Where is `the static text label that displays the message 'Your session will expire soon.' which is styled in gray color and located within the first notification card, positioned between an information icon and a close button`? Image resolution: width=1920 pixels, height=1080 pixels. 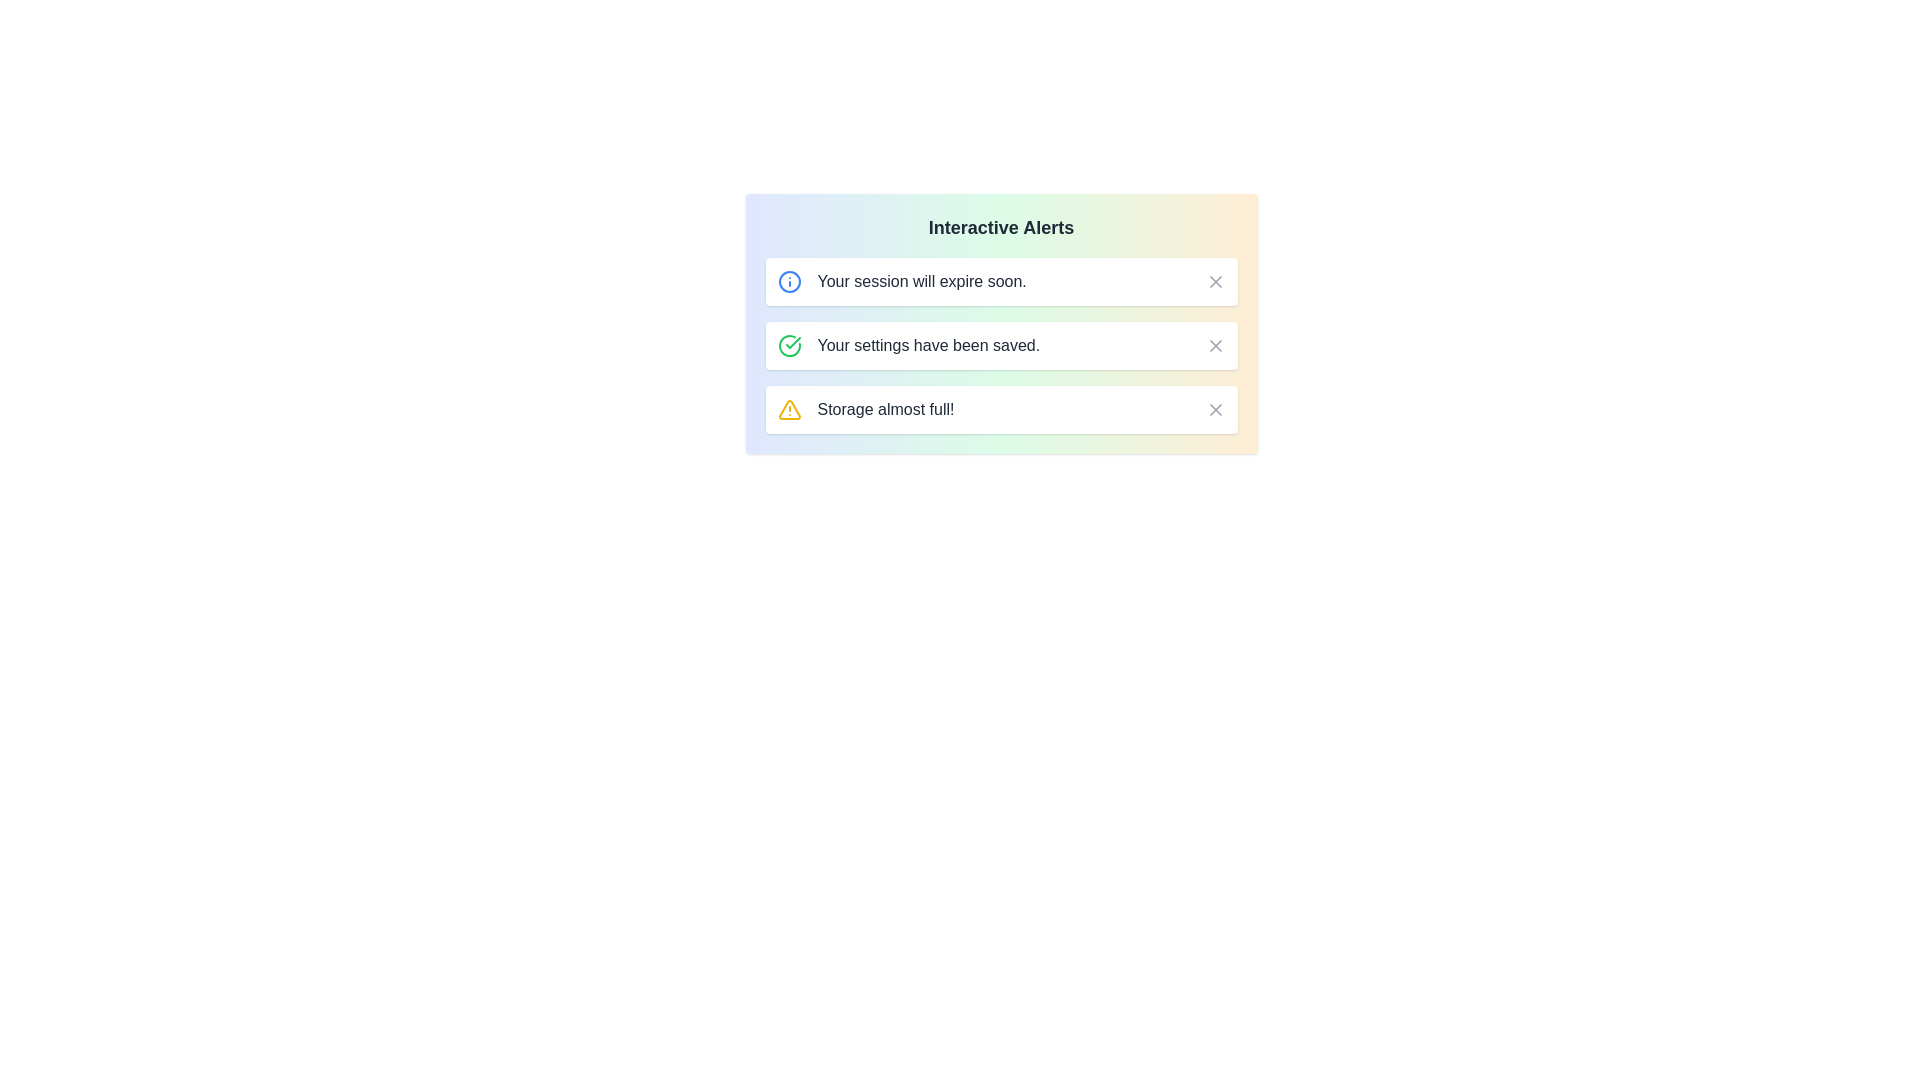 the static text label that displays the message 'Your session will expire soon.' which is styled in gray color and located within the first notification card, positioned between an information icon and a close button is located at coordinates (921, 281).